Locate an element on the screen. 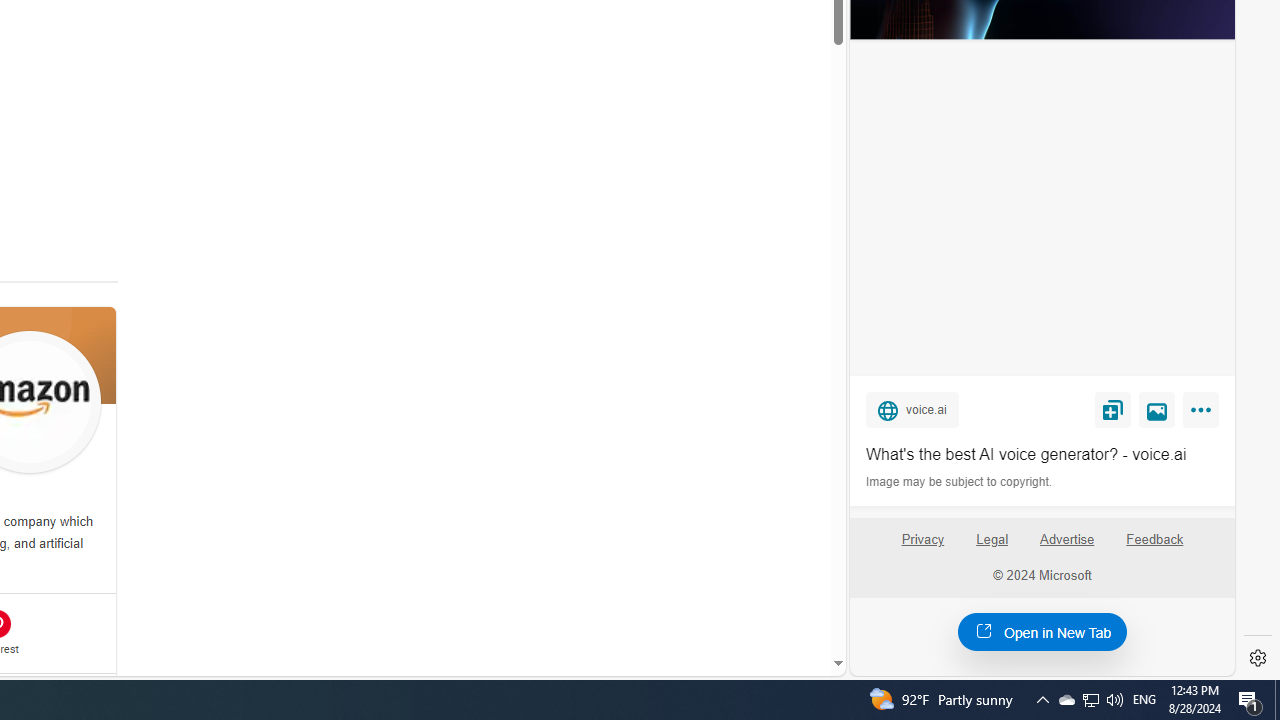 The image size is (1280, 720). 'voice.ai' is located at coordinates (911, 408).